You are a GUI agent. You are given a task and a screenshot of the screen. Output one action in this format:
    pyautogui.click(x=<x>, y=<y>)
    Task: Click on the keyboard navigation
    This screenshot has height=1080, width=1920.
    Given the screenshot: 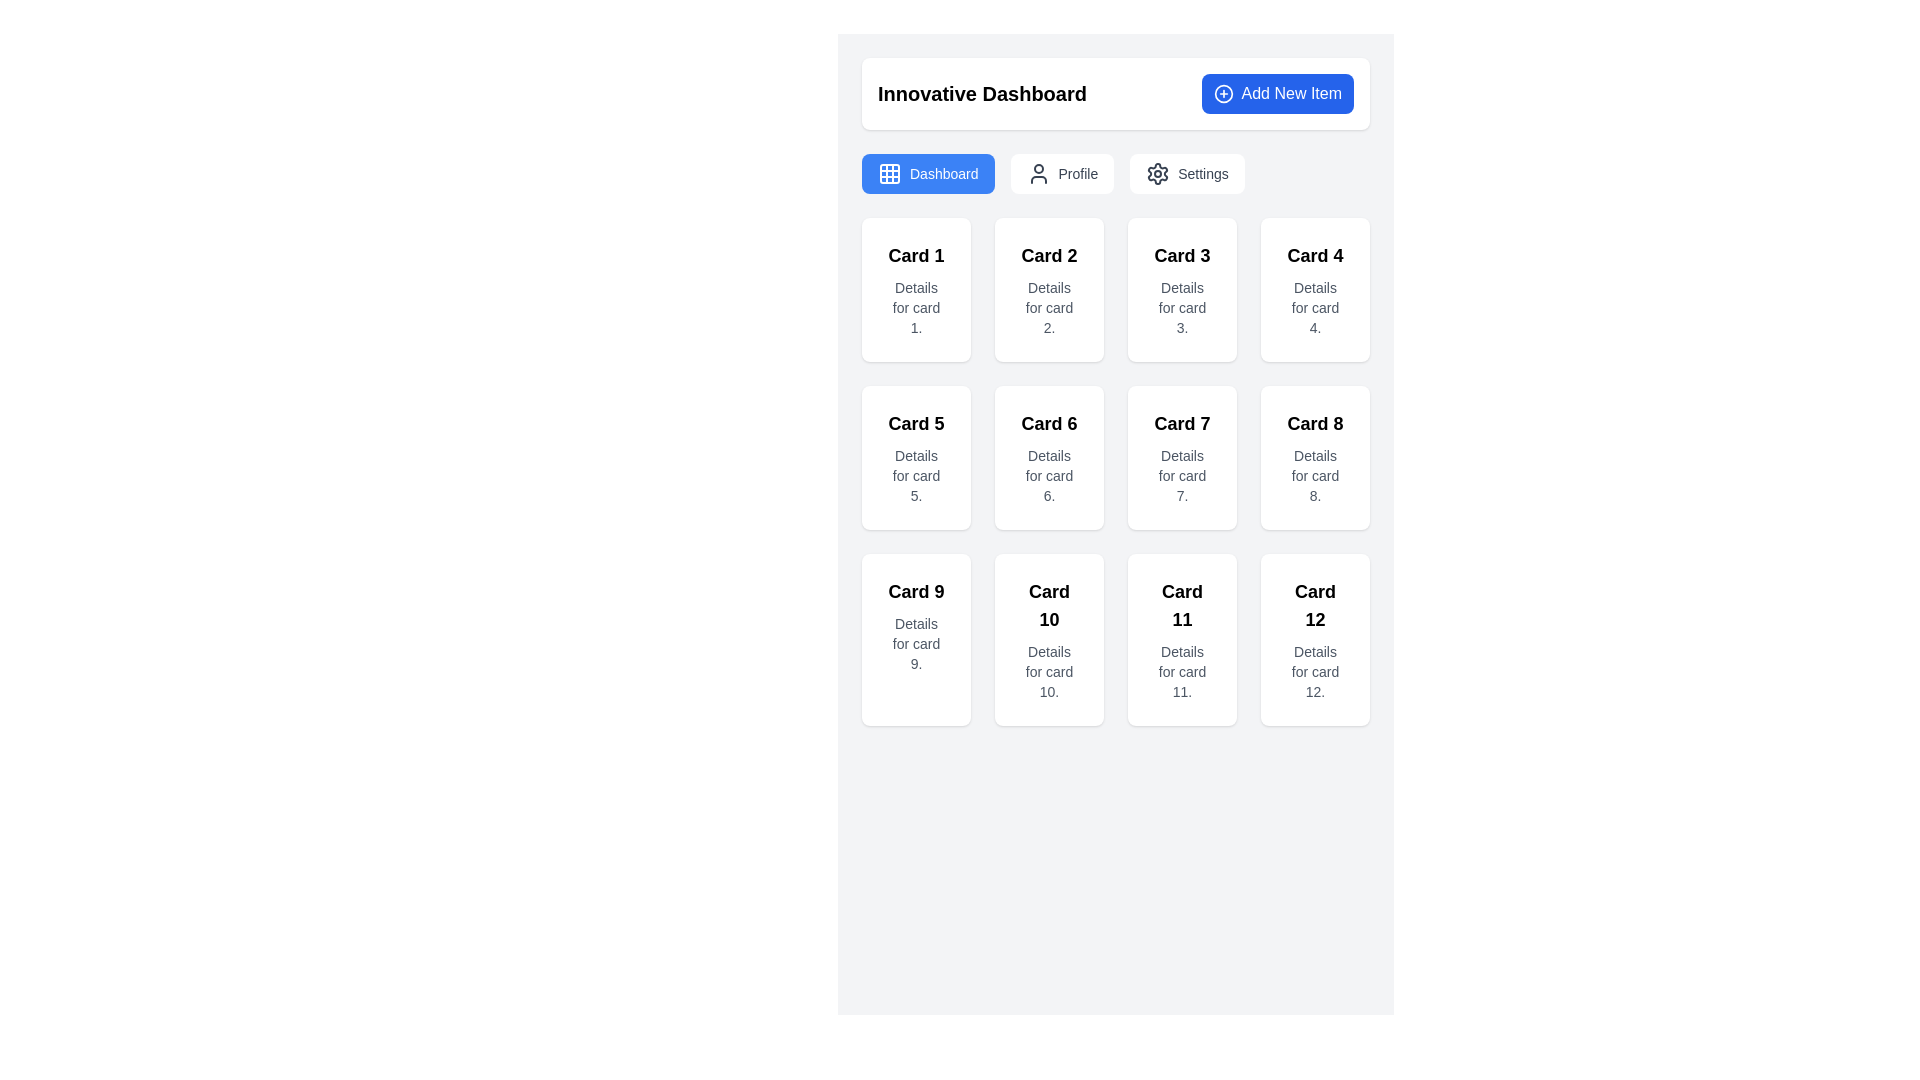 What is the action you would take?
    pyautogui.click(x=1061, y=172)
    